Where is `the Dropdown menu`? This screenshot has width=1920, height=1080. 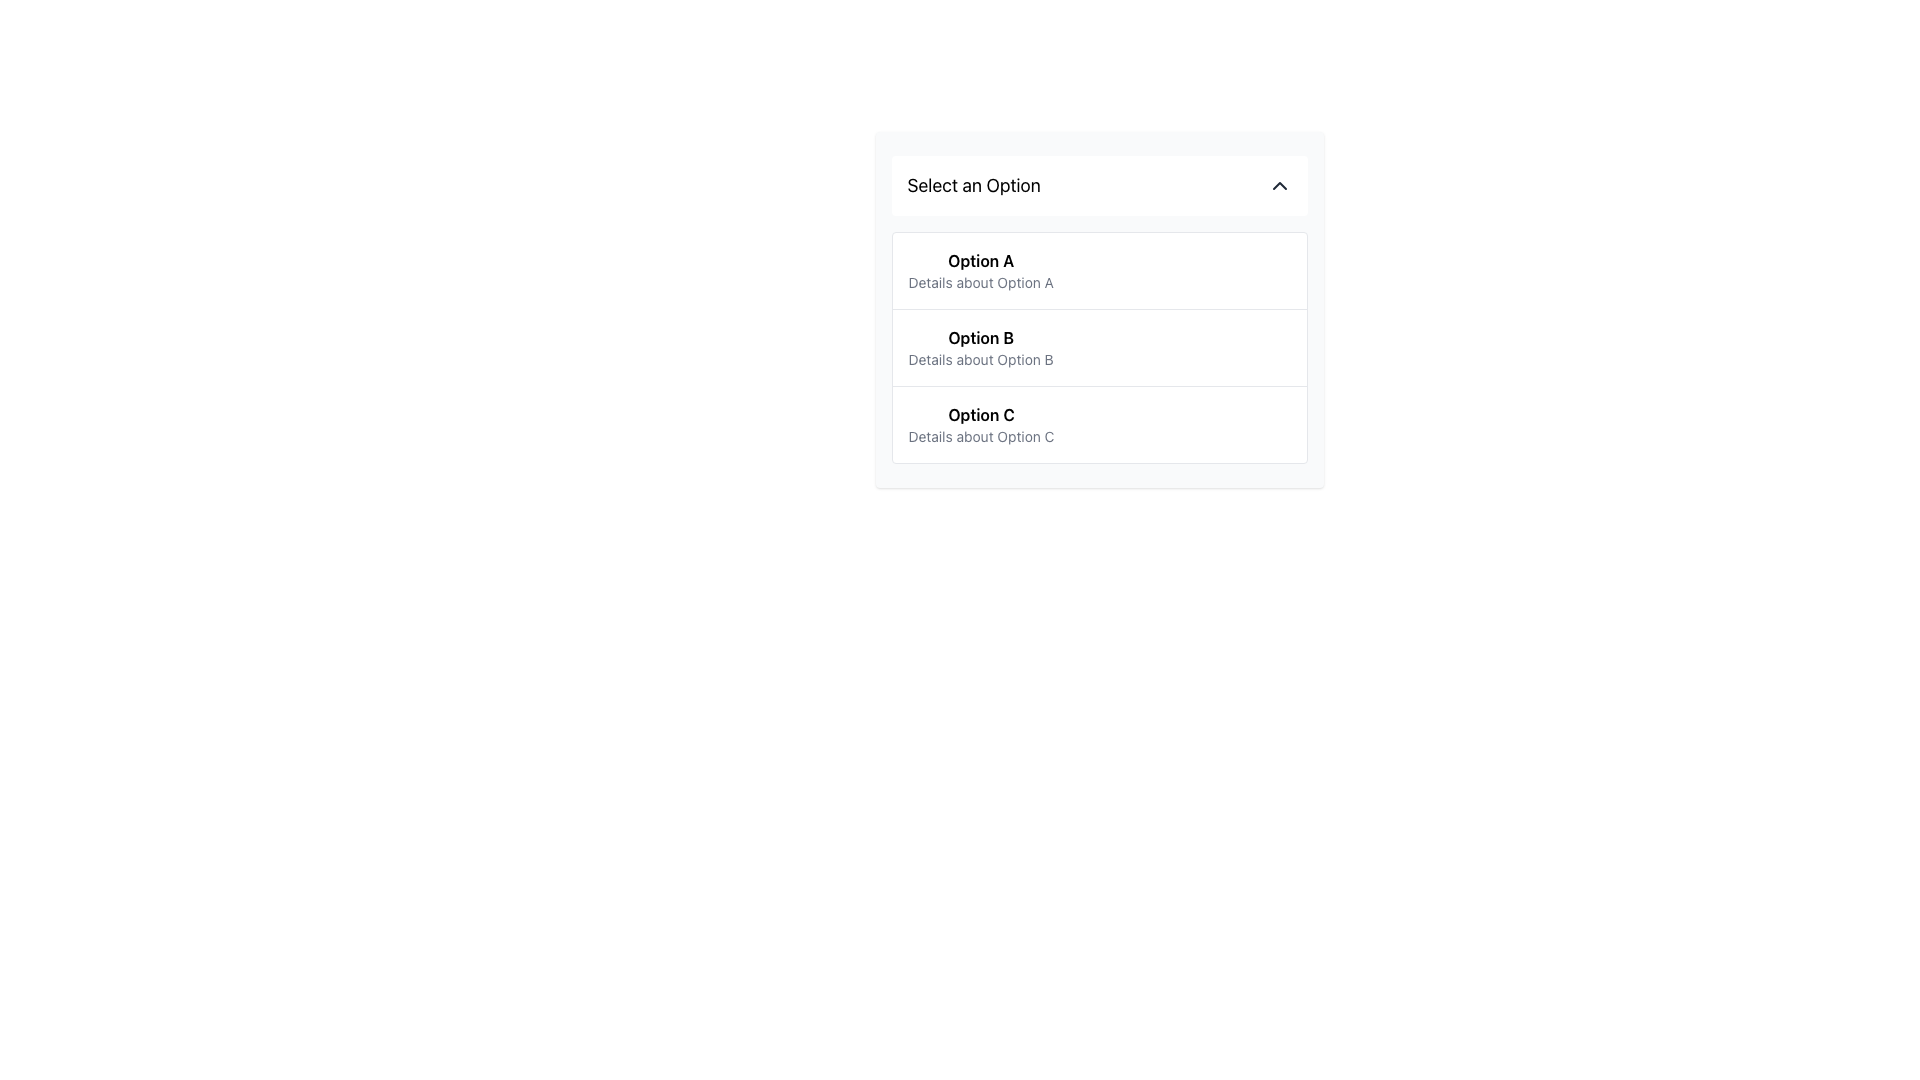 the Dropdown menu is located at coordinates (1098, 309).